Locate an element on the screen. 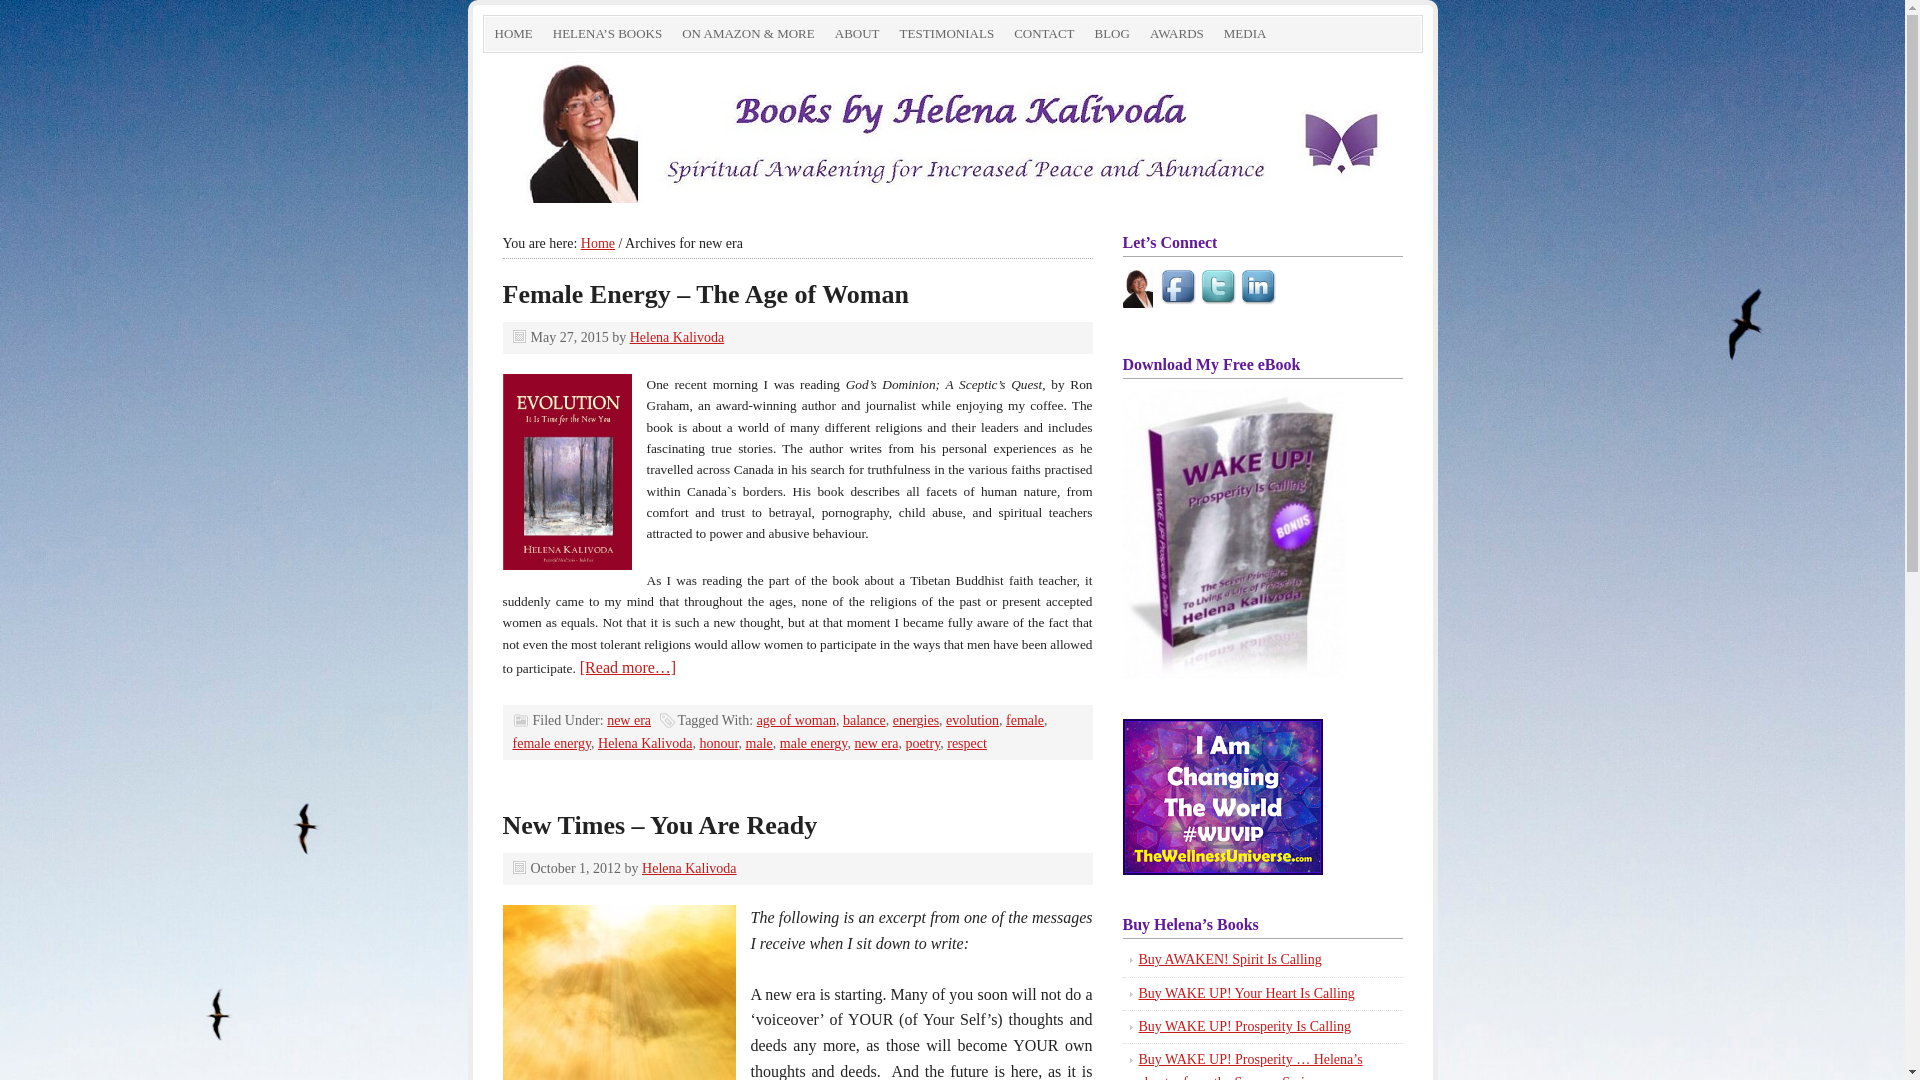  'Buy WAKE UP! Your Heart Is Calling' is located at coordinates (1245, 993).